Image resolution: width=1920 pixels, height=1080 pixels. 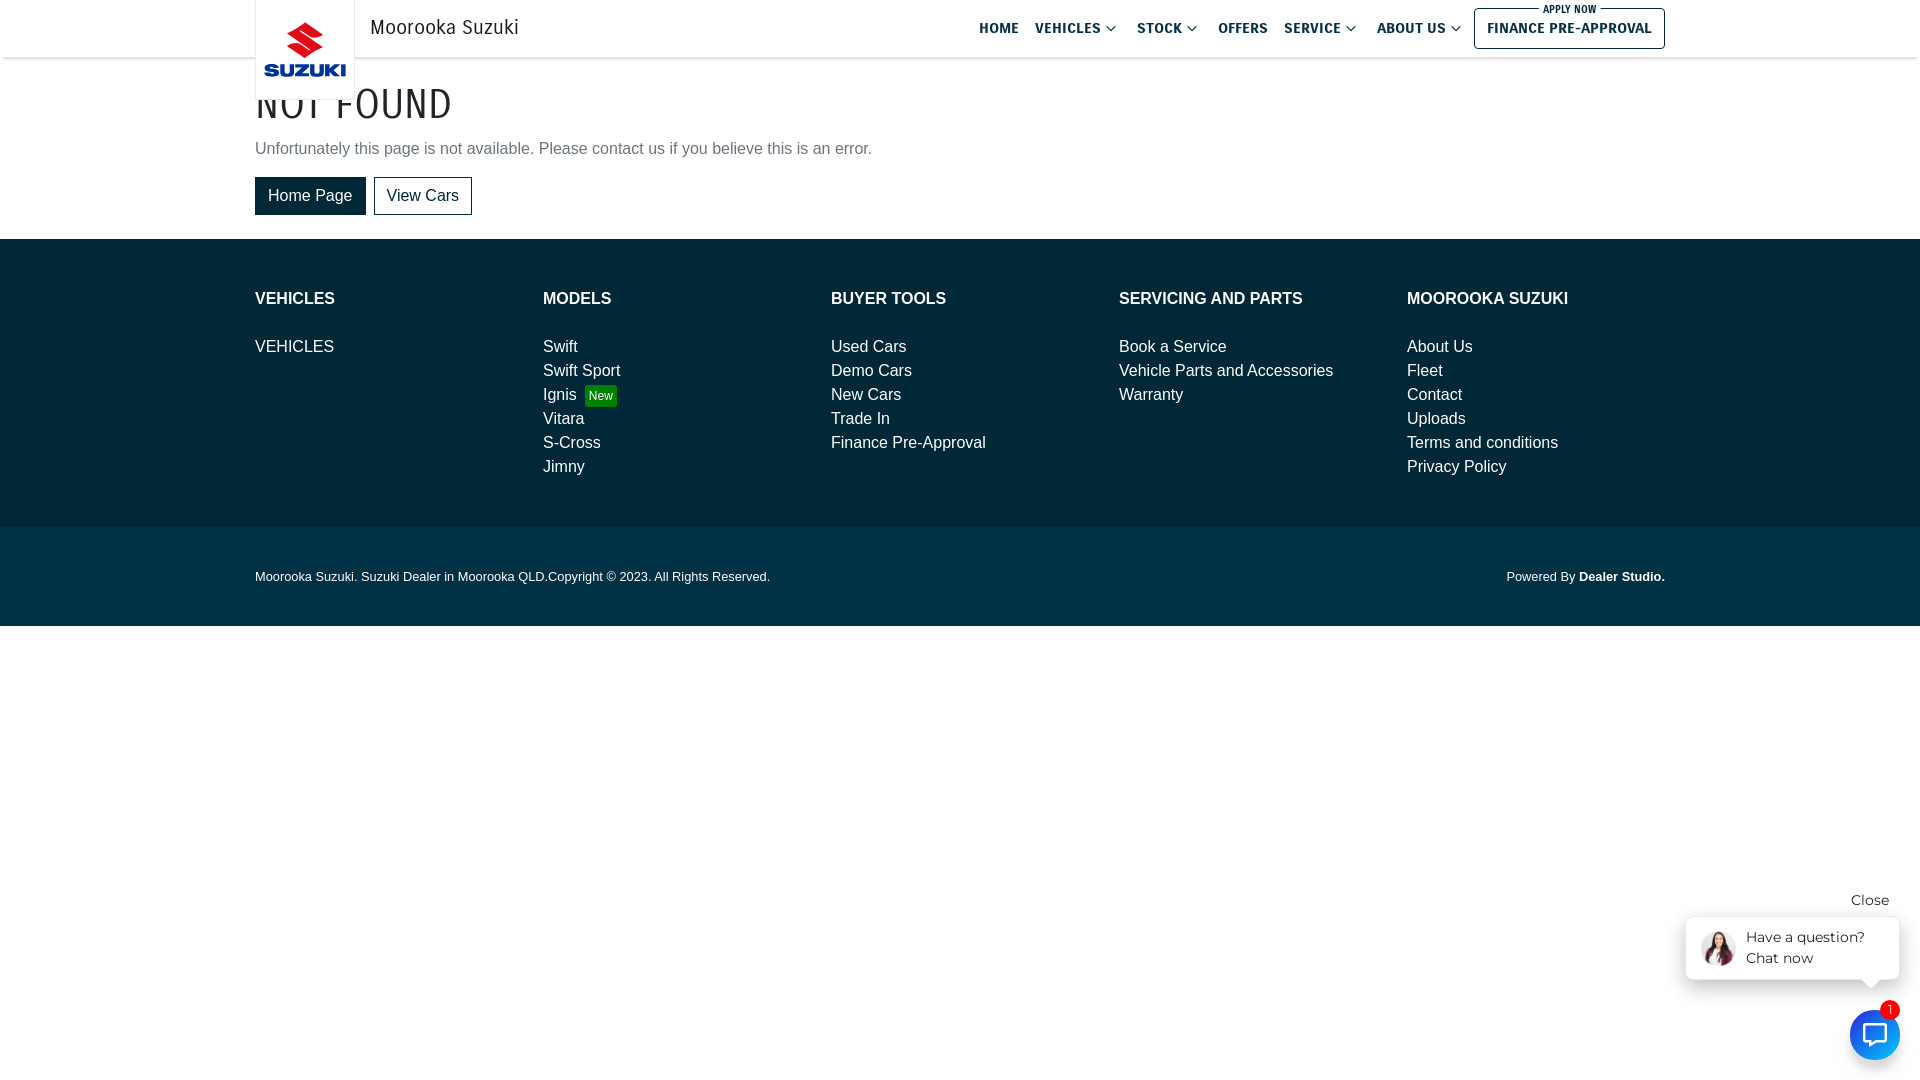 I want to click on 'Moorooka Suzuki', so click(x=387, y=27).